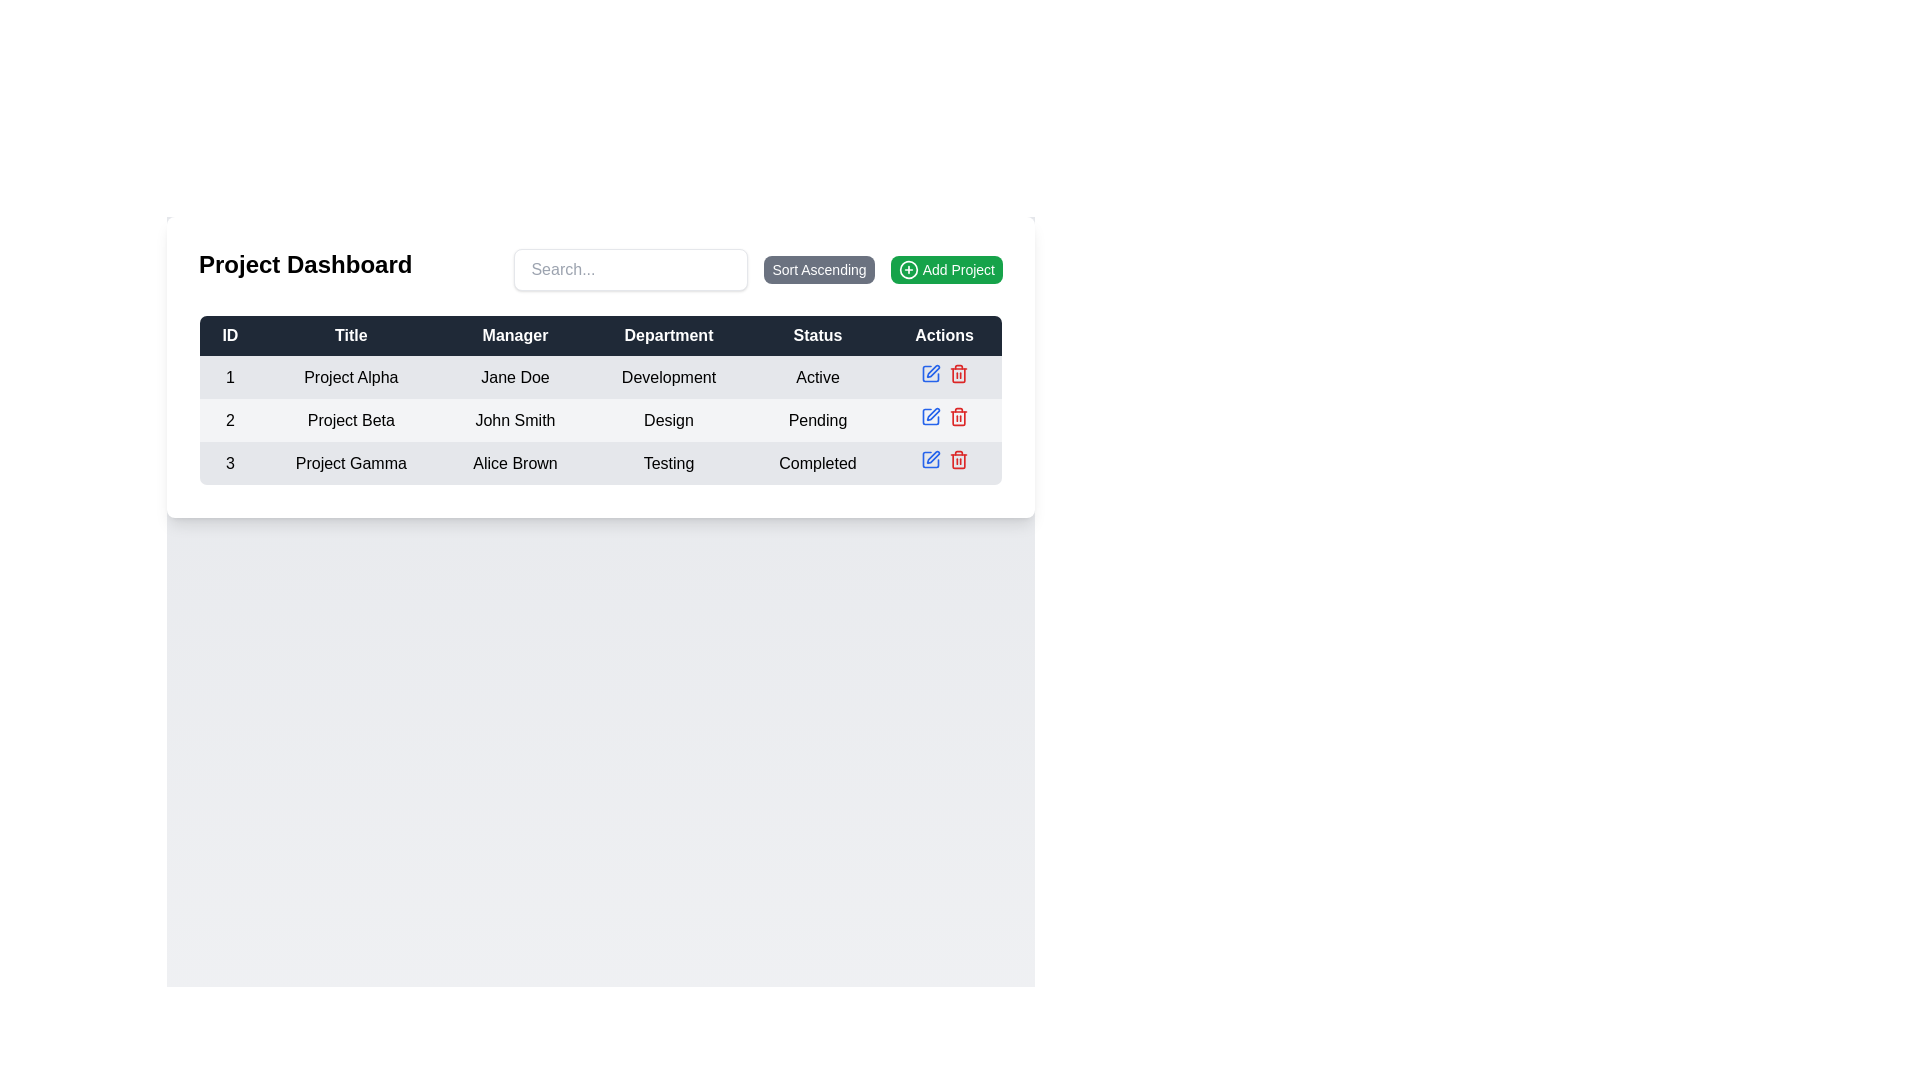  Describe the element at coordinates (351, 377) in the screenshot. I see `the text label representing the title of the project named 'Project Alpha', which is located in the second column of the first row of a tabular layout` at that location.